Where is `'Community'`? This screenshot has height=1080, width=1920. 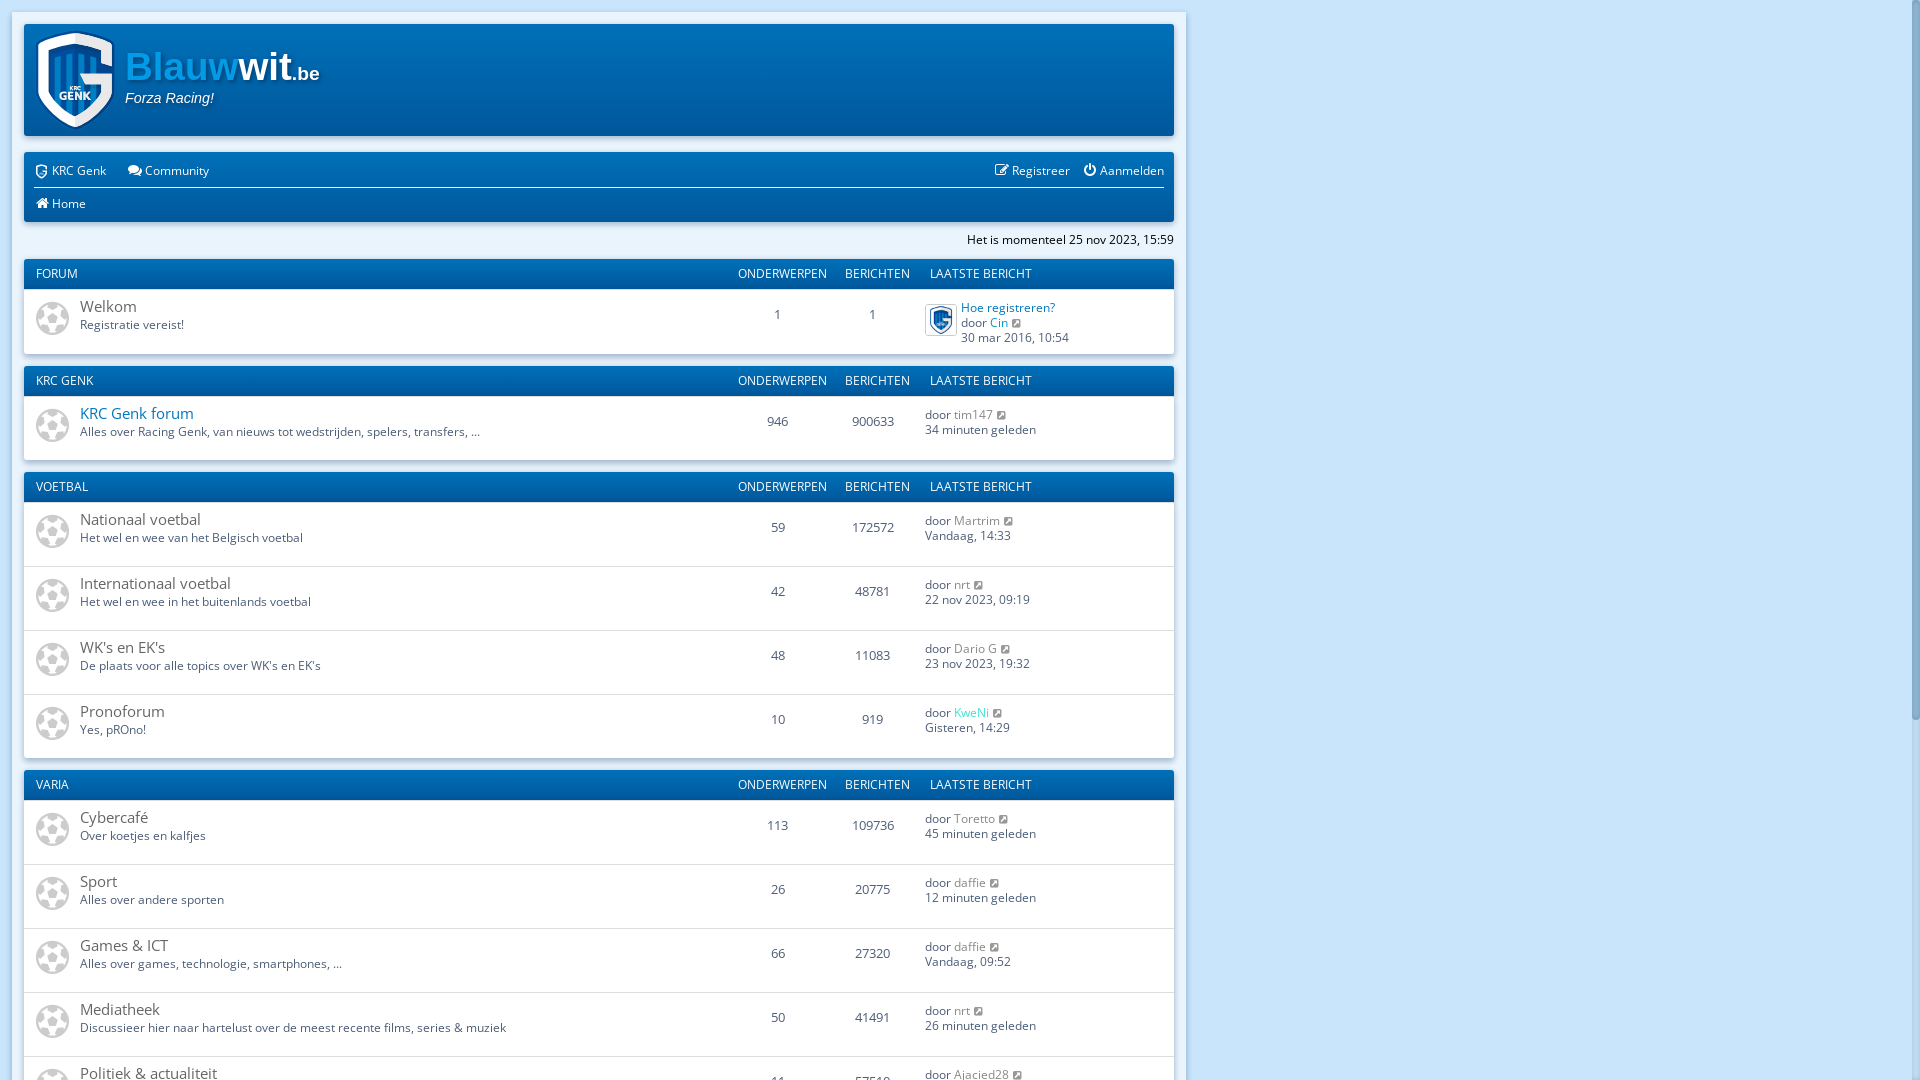
'Community' is located at coordinates (125, 170).